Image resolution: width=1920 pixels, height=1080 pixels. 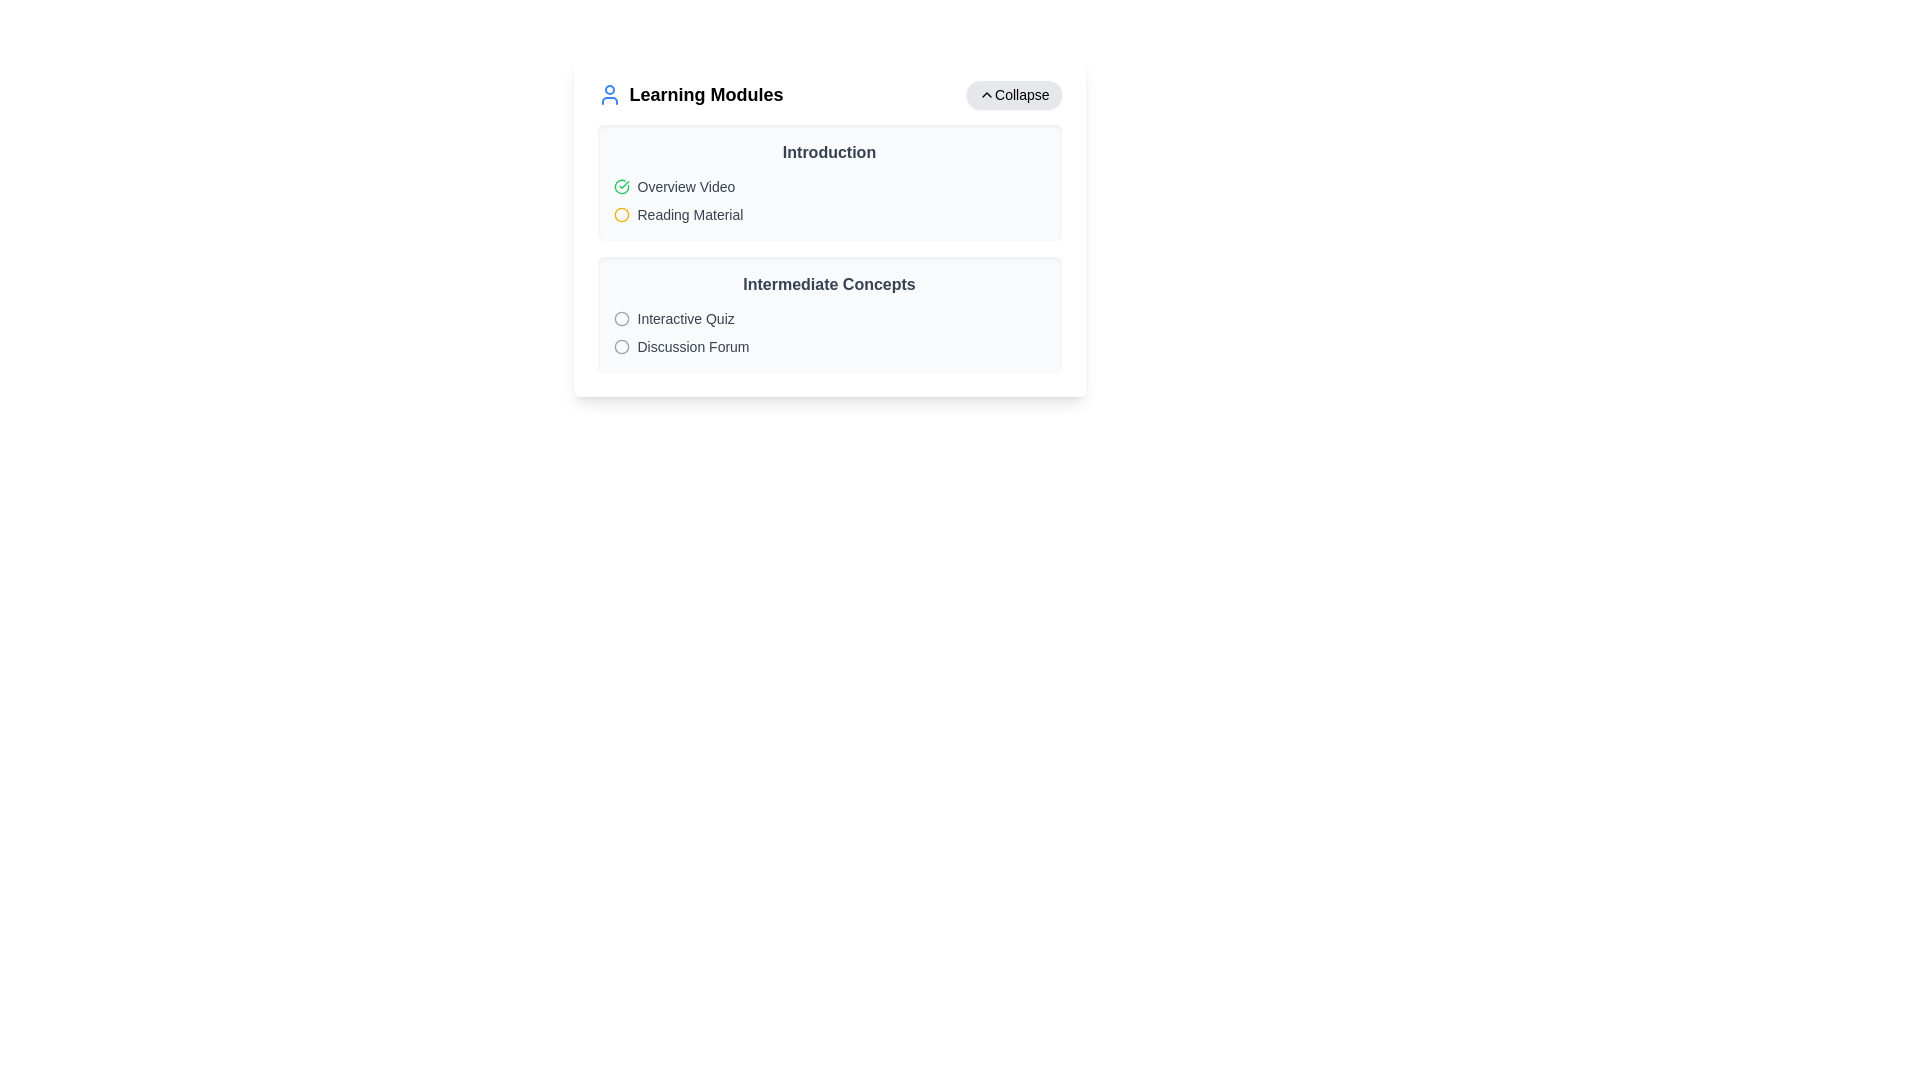 What do you see at coordinates (829, 200) in the screenshot?
I see `the second list item titled 'Reading Material' in the 'Introduction' section` at bounding box center [829, 200].